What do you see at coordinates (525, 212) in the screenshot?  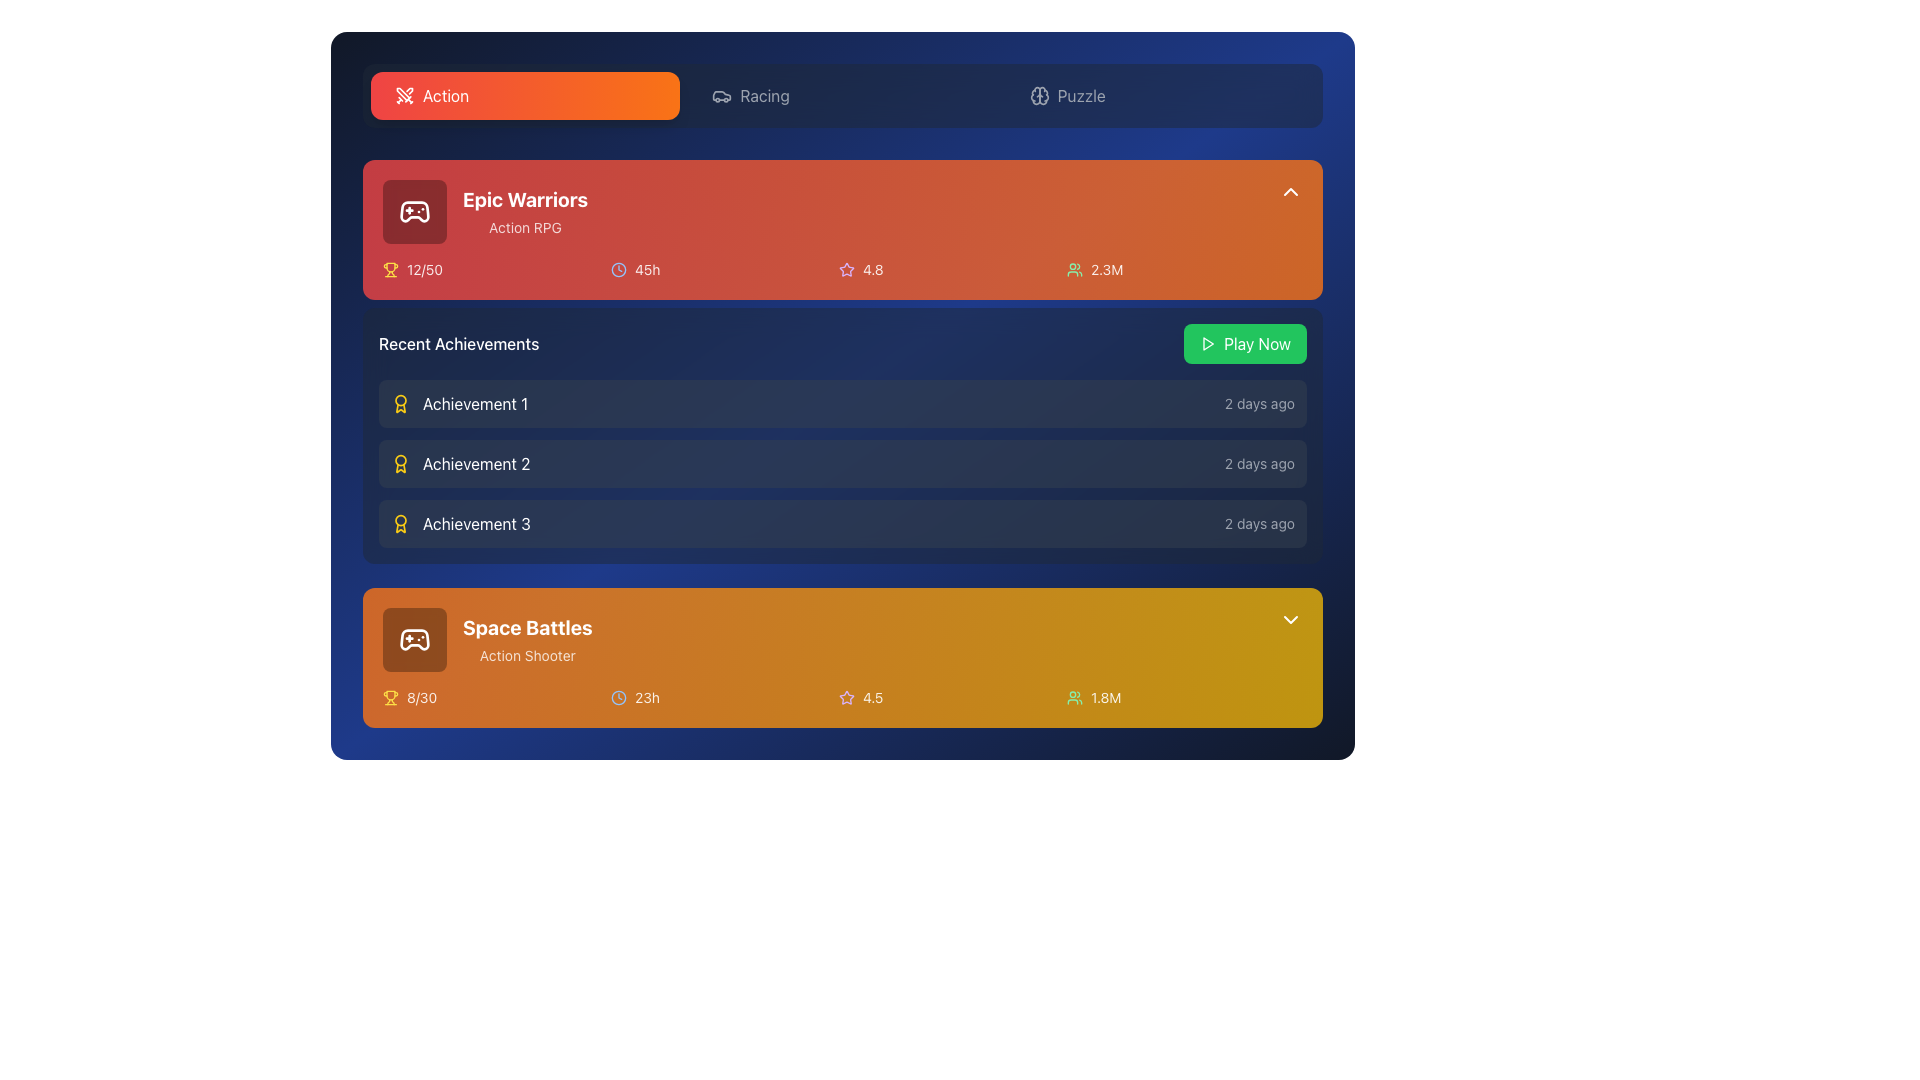 I see `text displayed as the title and subtitle for the game 'Epic Warriors' located in the 'Action' section of the interface` at bounding box center [525, 212].